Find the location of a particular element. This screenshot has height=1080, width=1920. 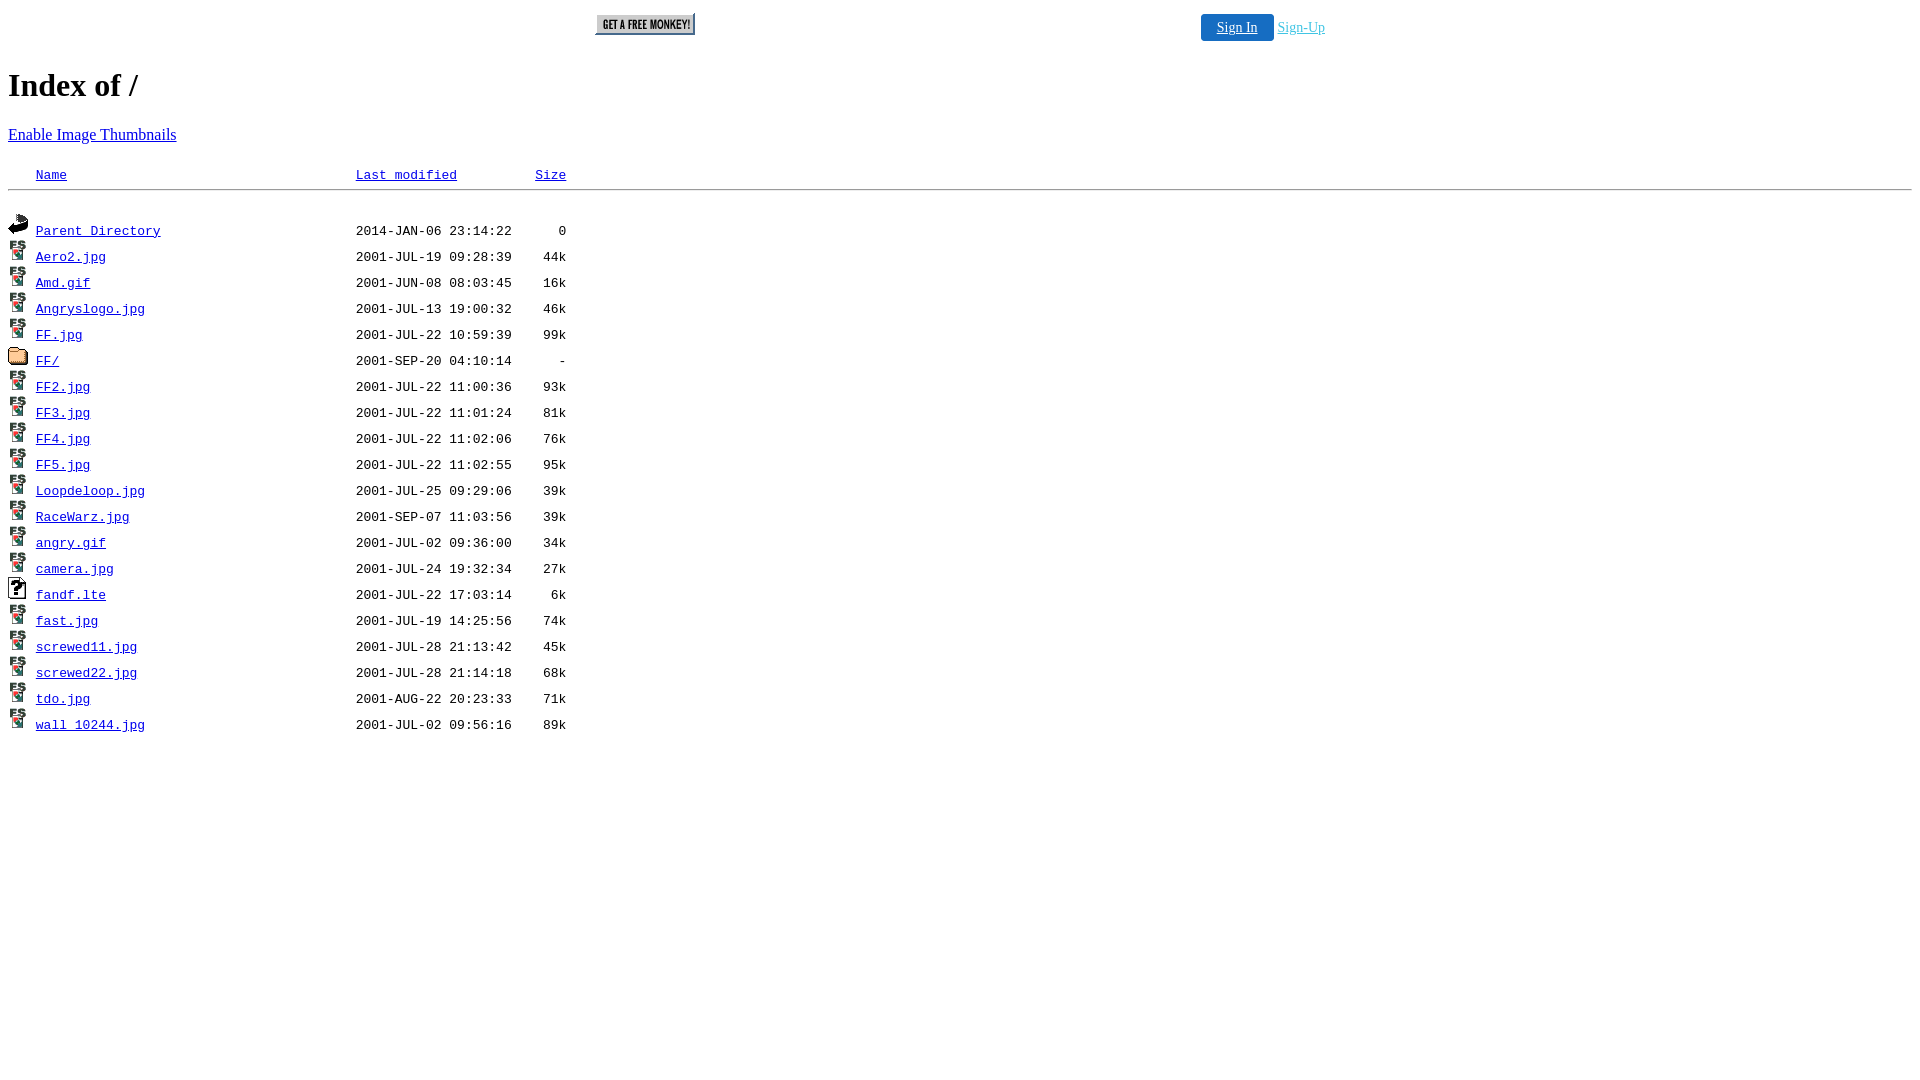

'Amd.gif' is located at coordinates (63, 283).